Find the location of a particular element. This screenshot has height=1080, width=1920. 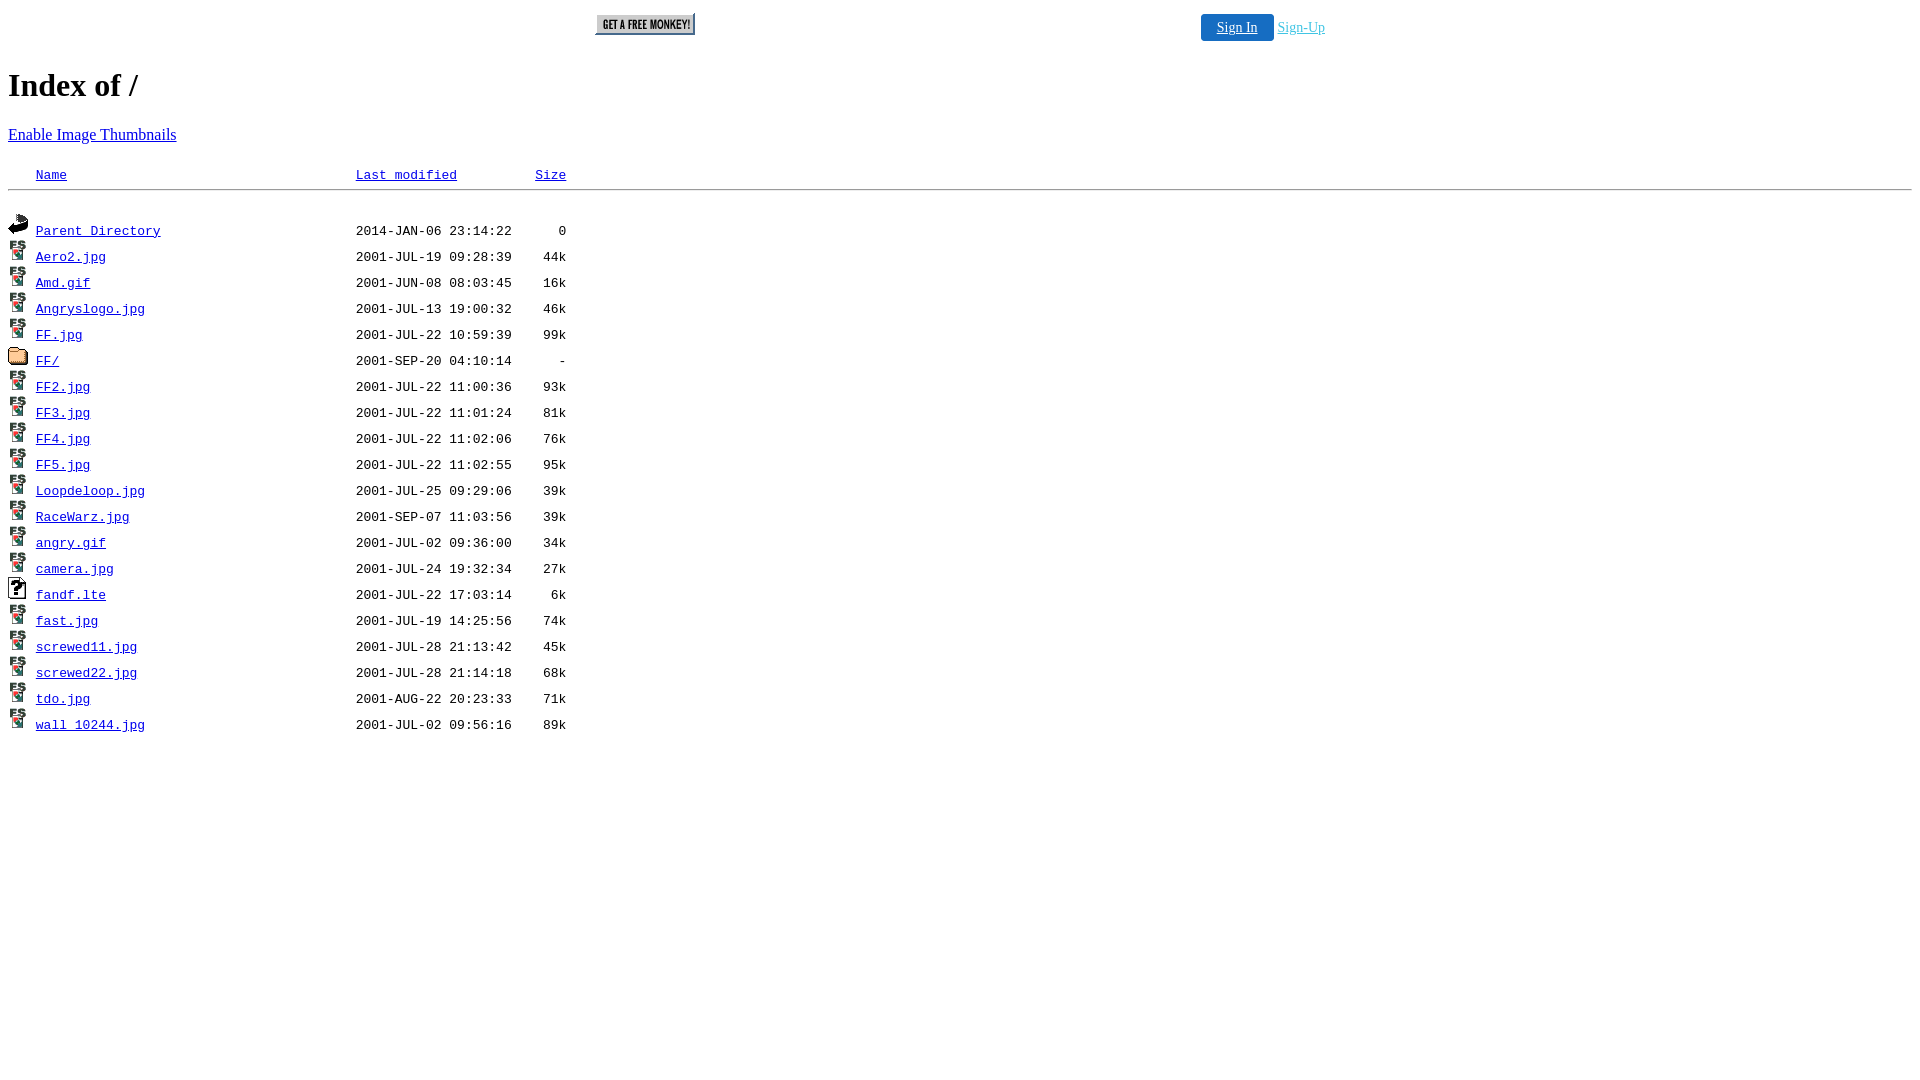

'Amd.gif' is located at coordinates (63, 283).